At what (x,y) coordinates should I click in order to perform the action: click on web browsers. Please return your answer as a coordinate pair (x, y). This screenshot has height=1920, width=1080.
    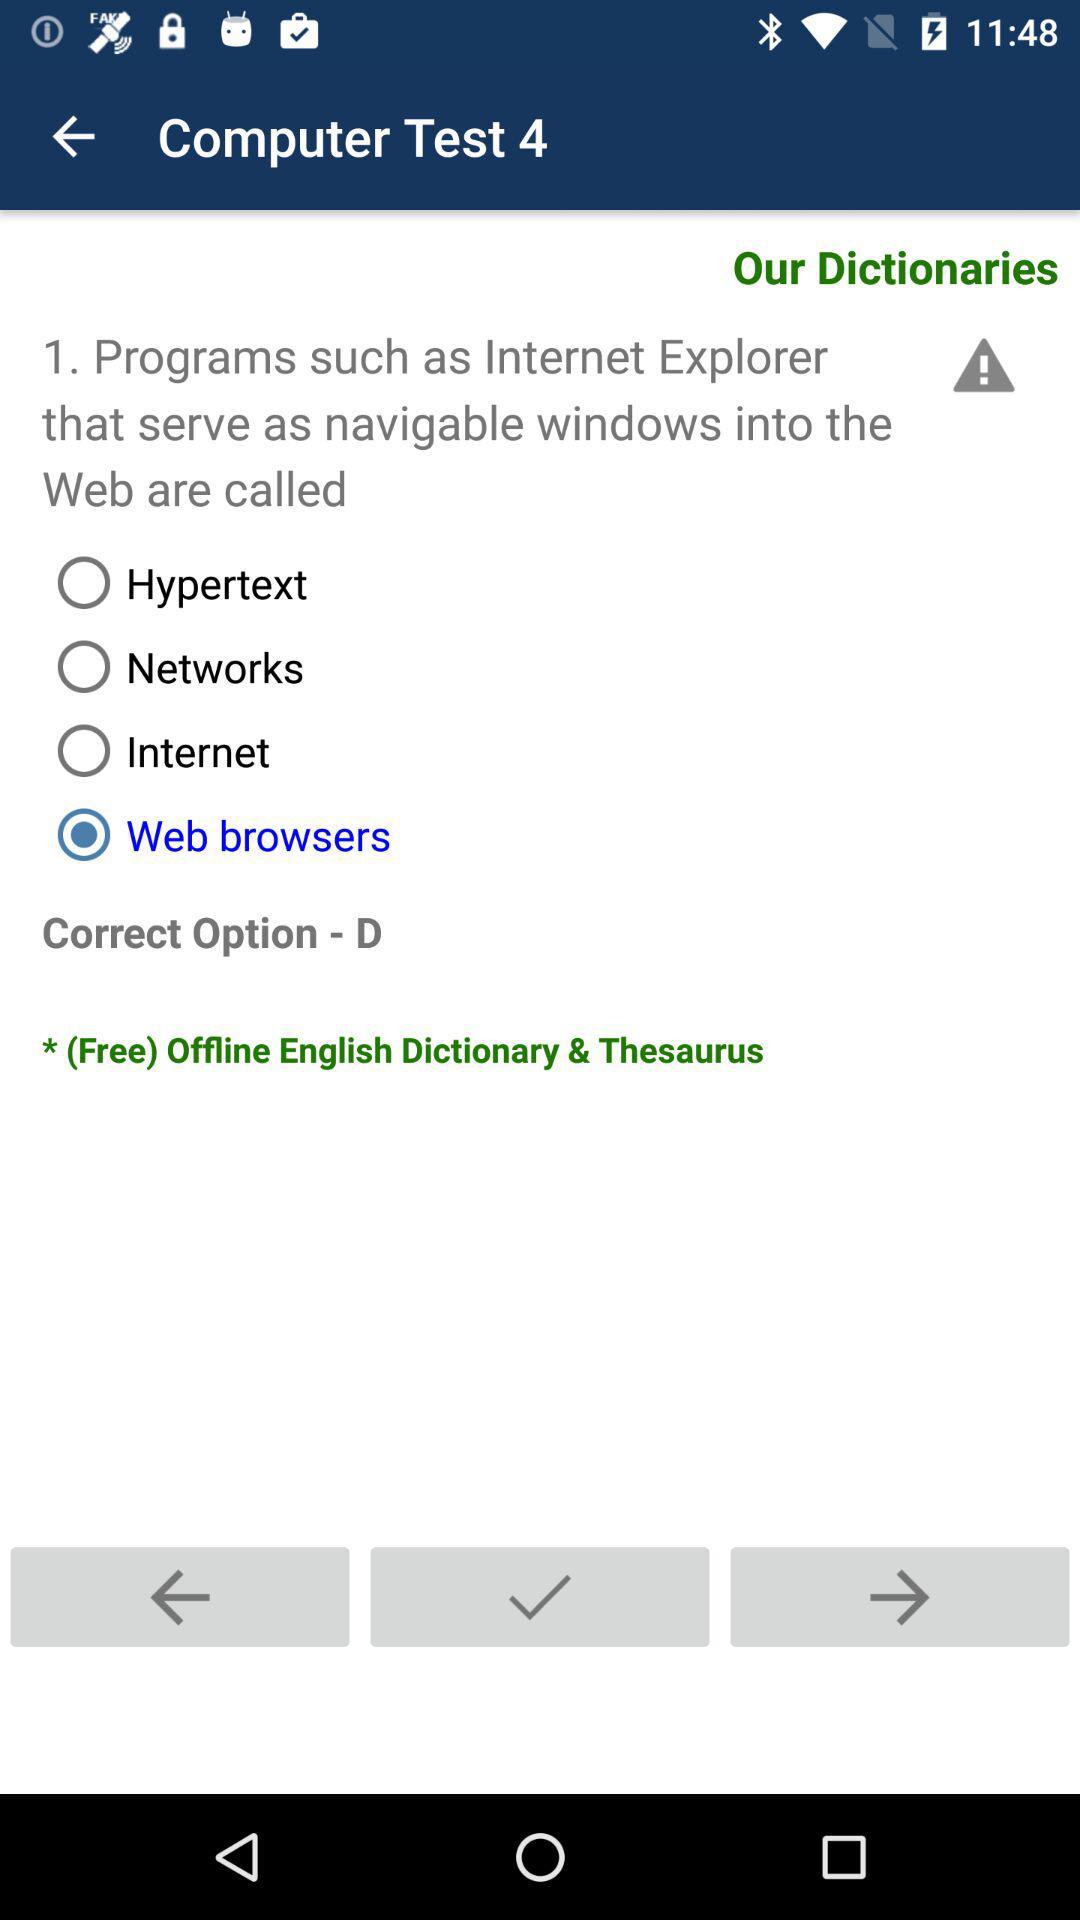
    Looking at the image, I should click on (560, 834).